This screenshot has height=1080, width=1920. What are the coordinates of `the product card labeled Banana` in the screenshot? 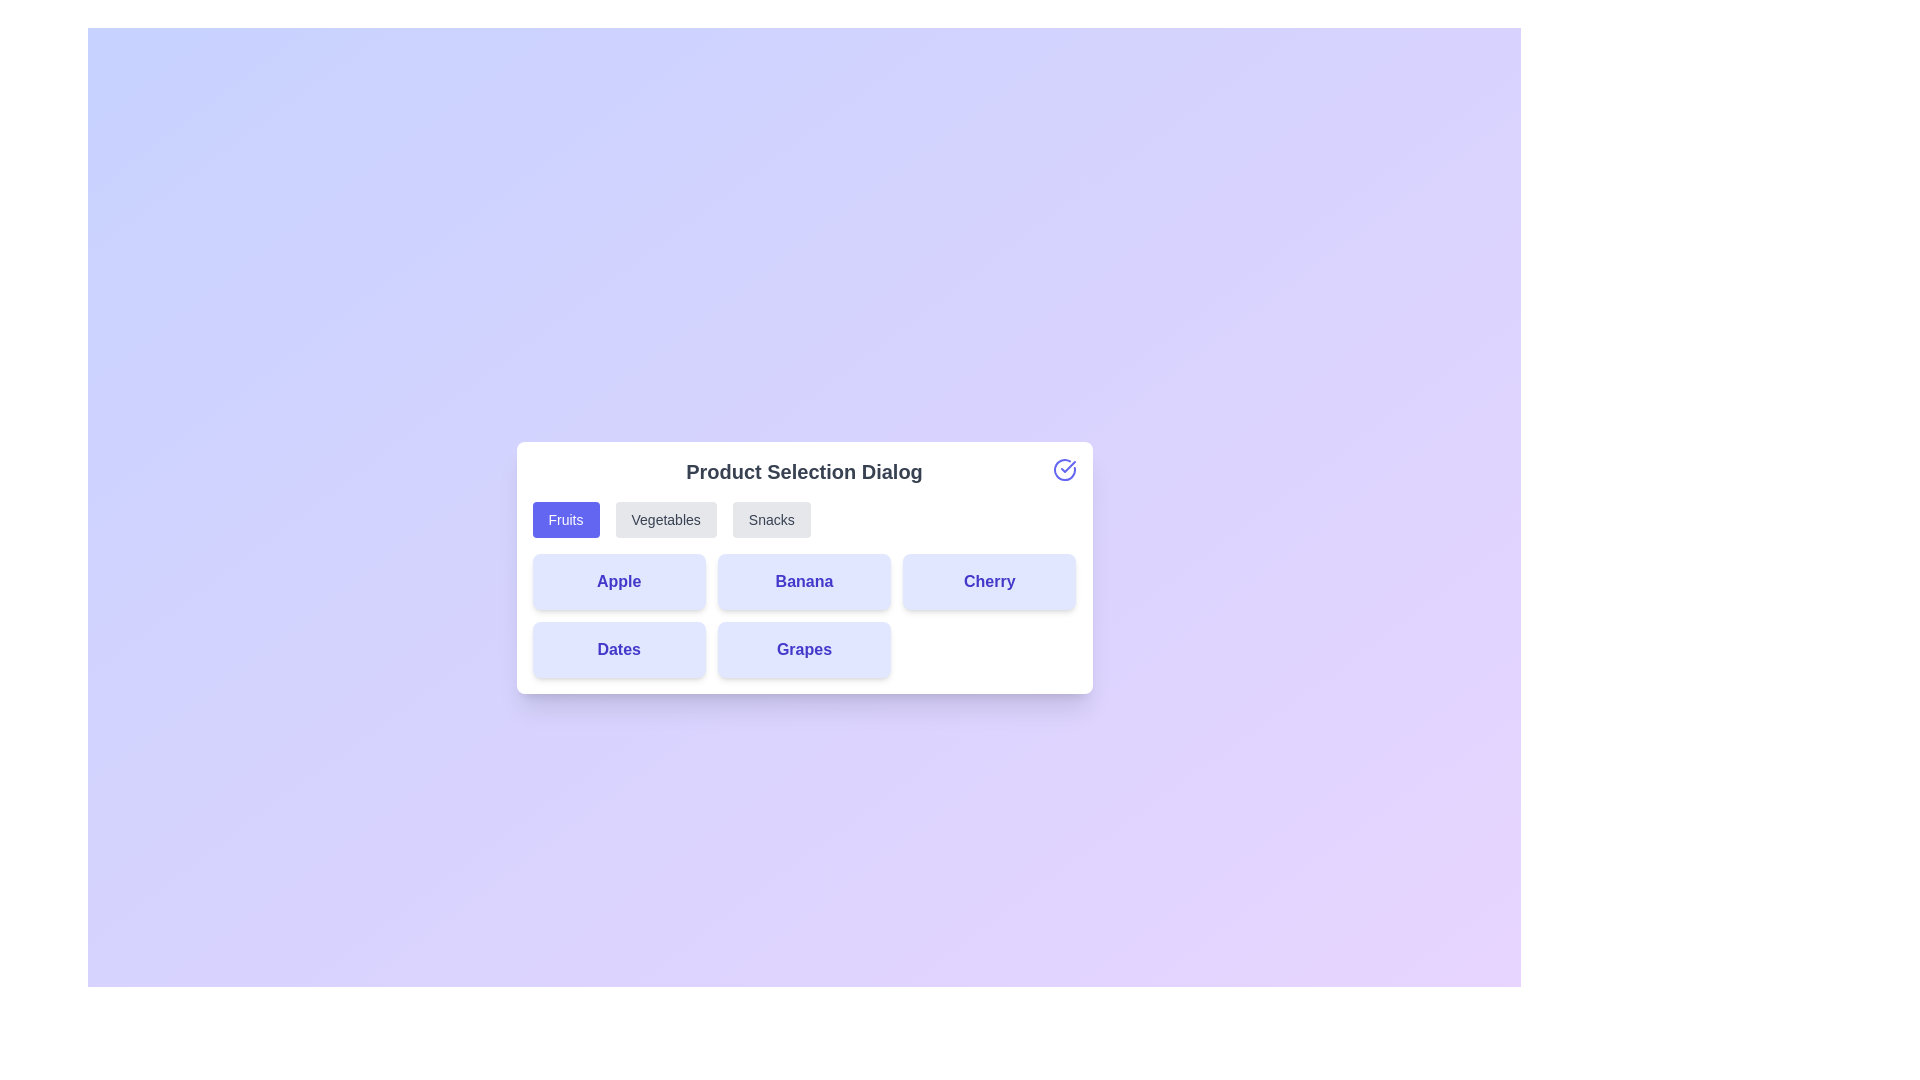 It's located at (804, 582).